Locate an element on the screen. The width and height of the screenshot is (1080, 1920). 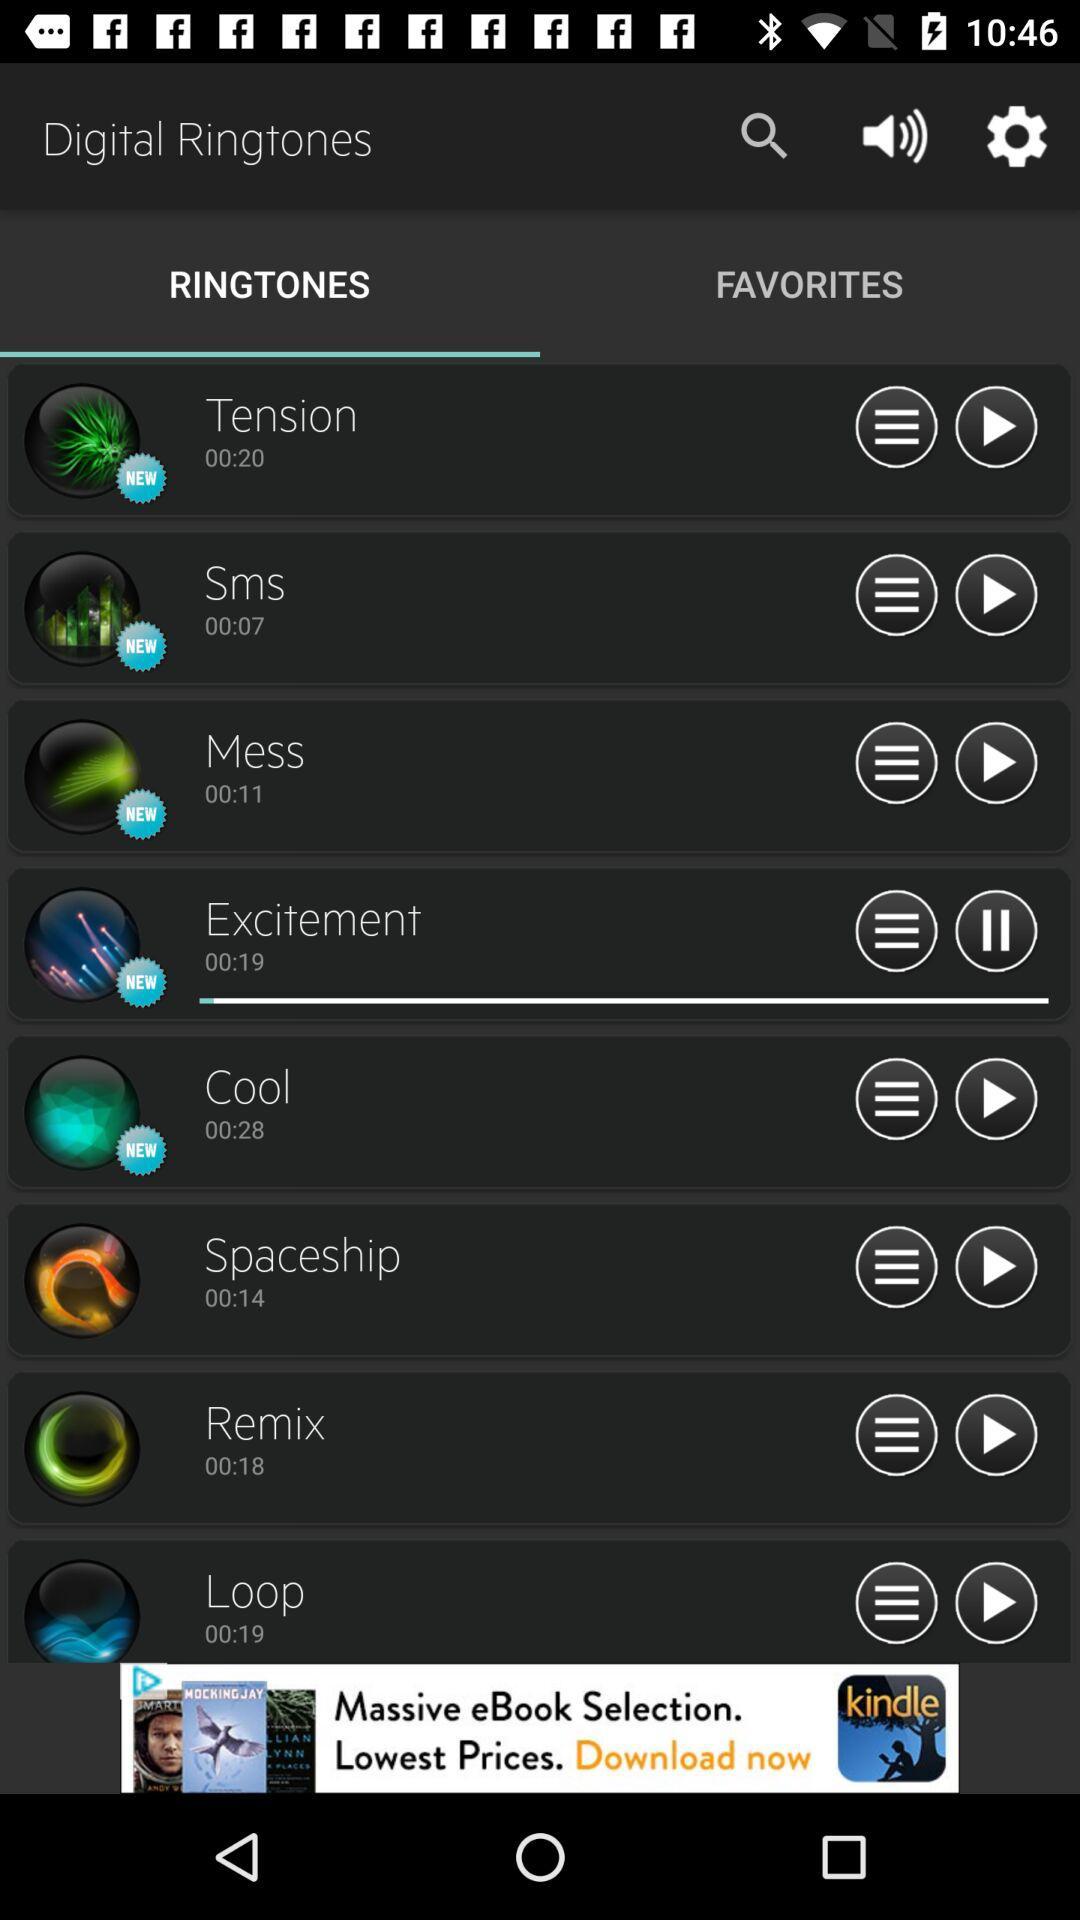
the sound is located at coordinates (995, 763).